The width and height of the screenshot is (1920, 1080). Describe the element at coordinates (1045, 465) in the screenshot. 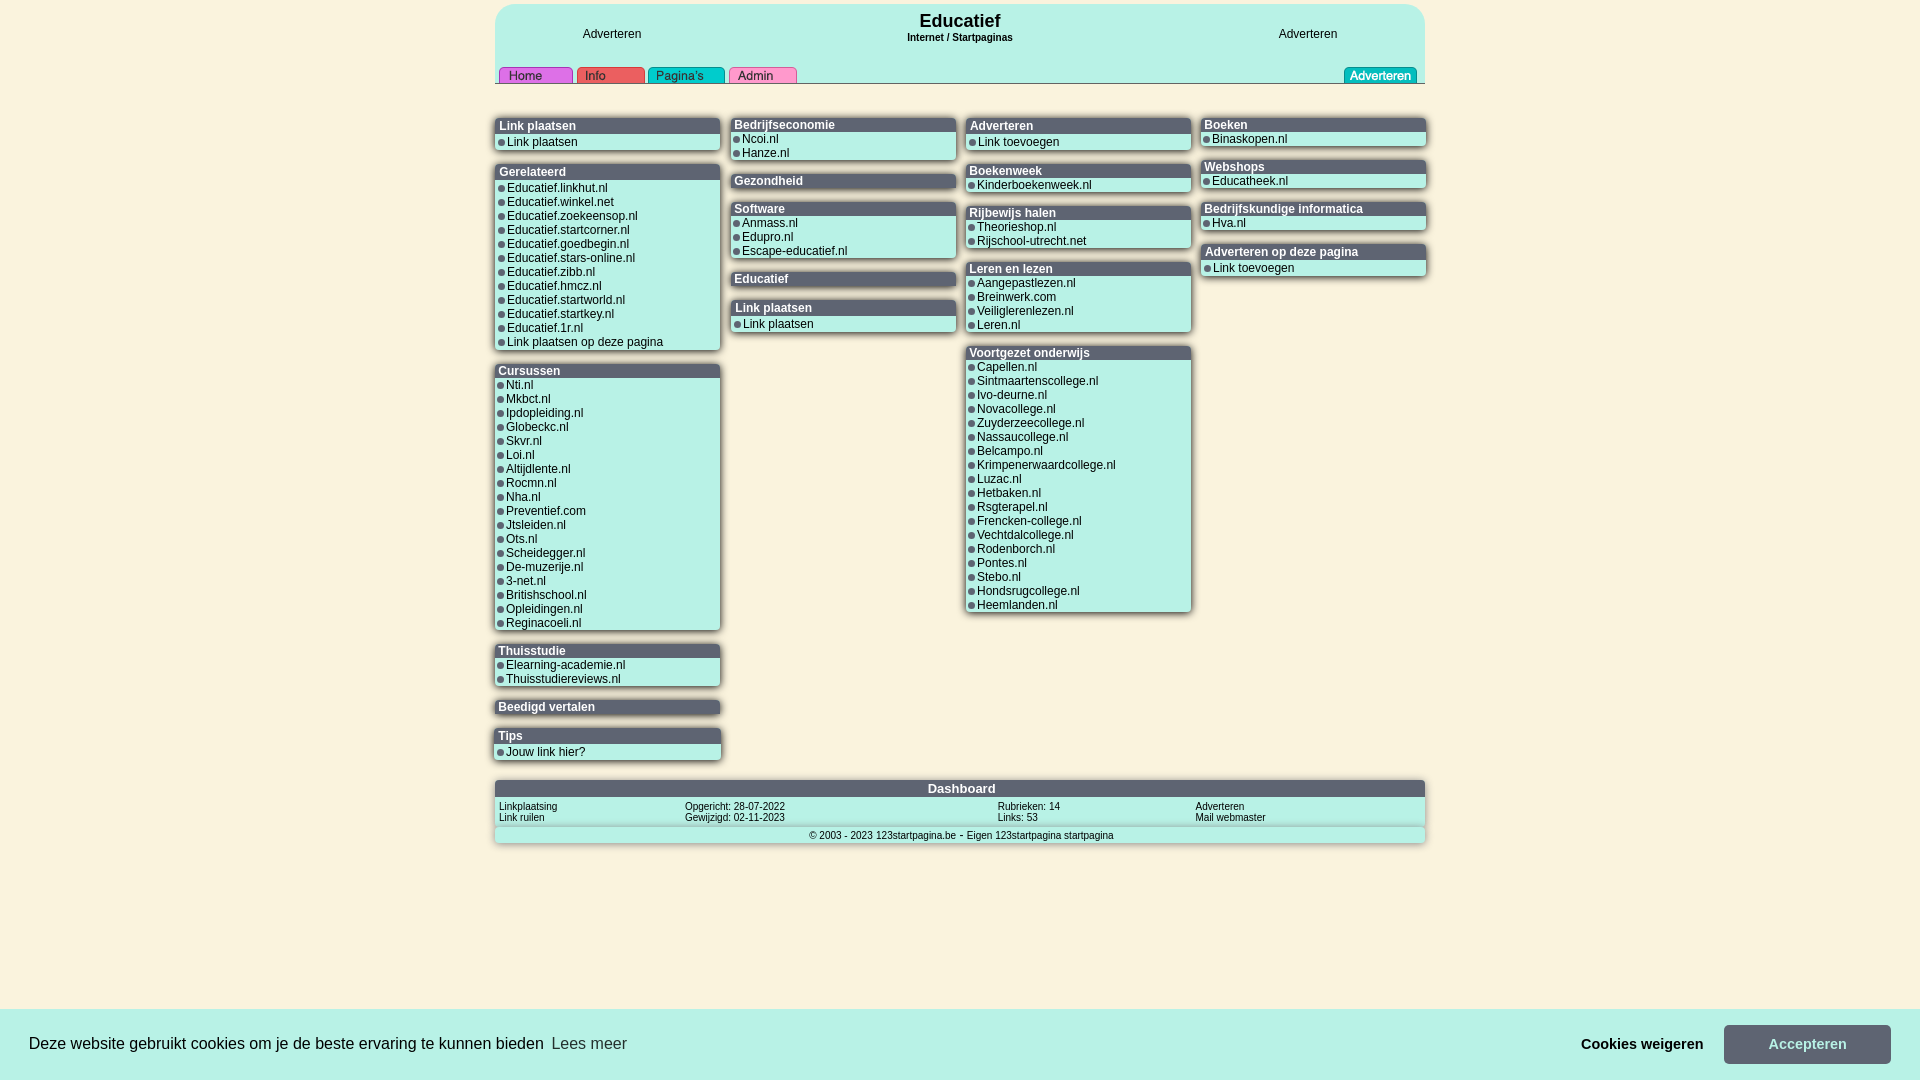

I see `'Krimpenerwaardcollege.nl'` at that location.